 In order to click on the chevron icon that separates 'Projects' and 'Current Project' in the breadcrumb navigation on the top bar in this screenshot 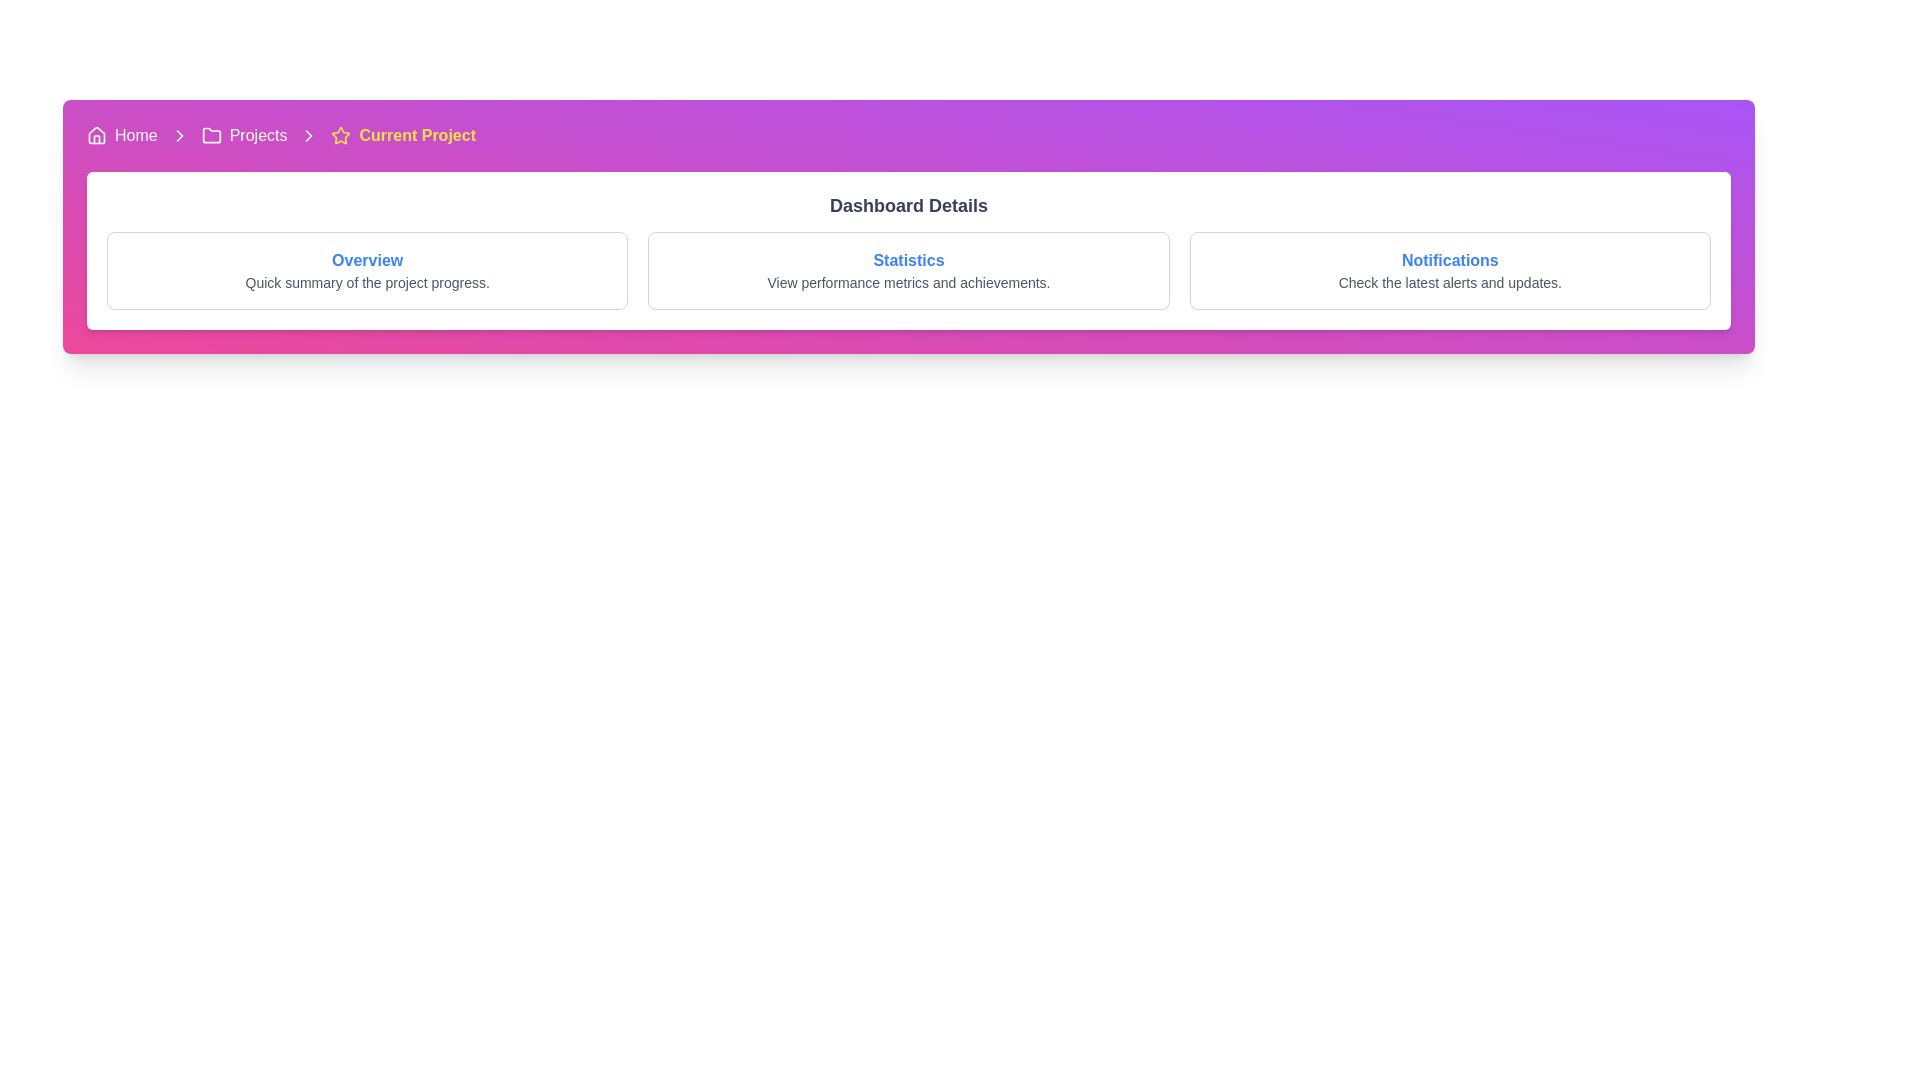, I will do `click(179, 135)`.